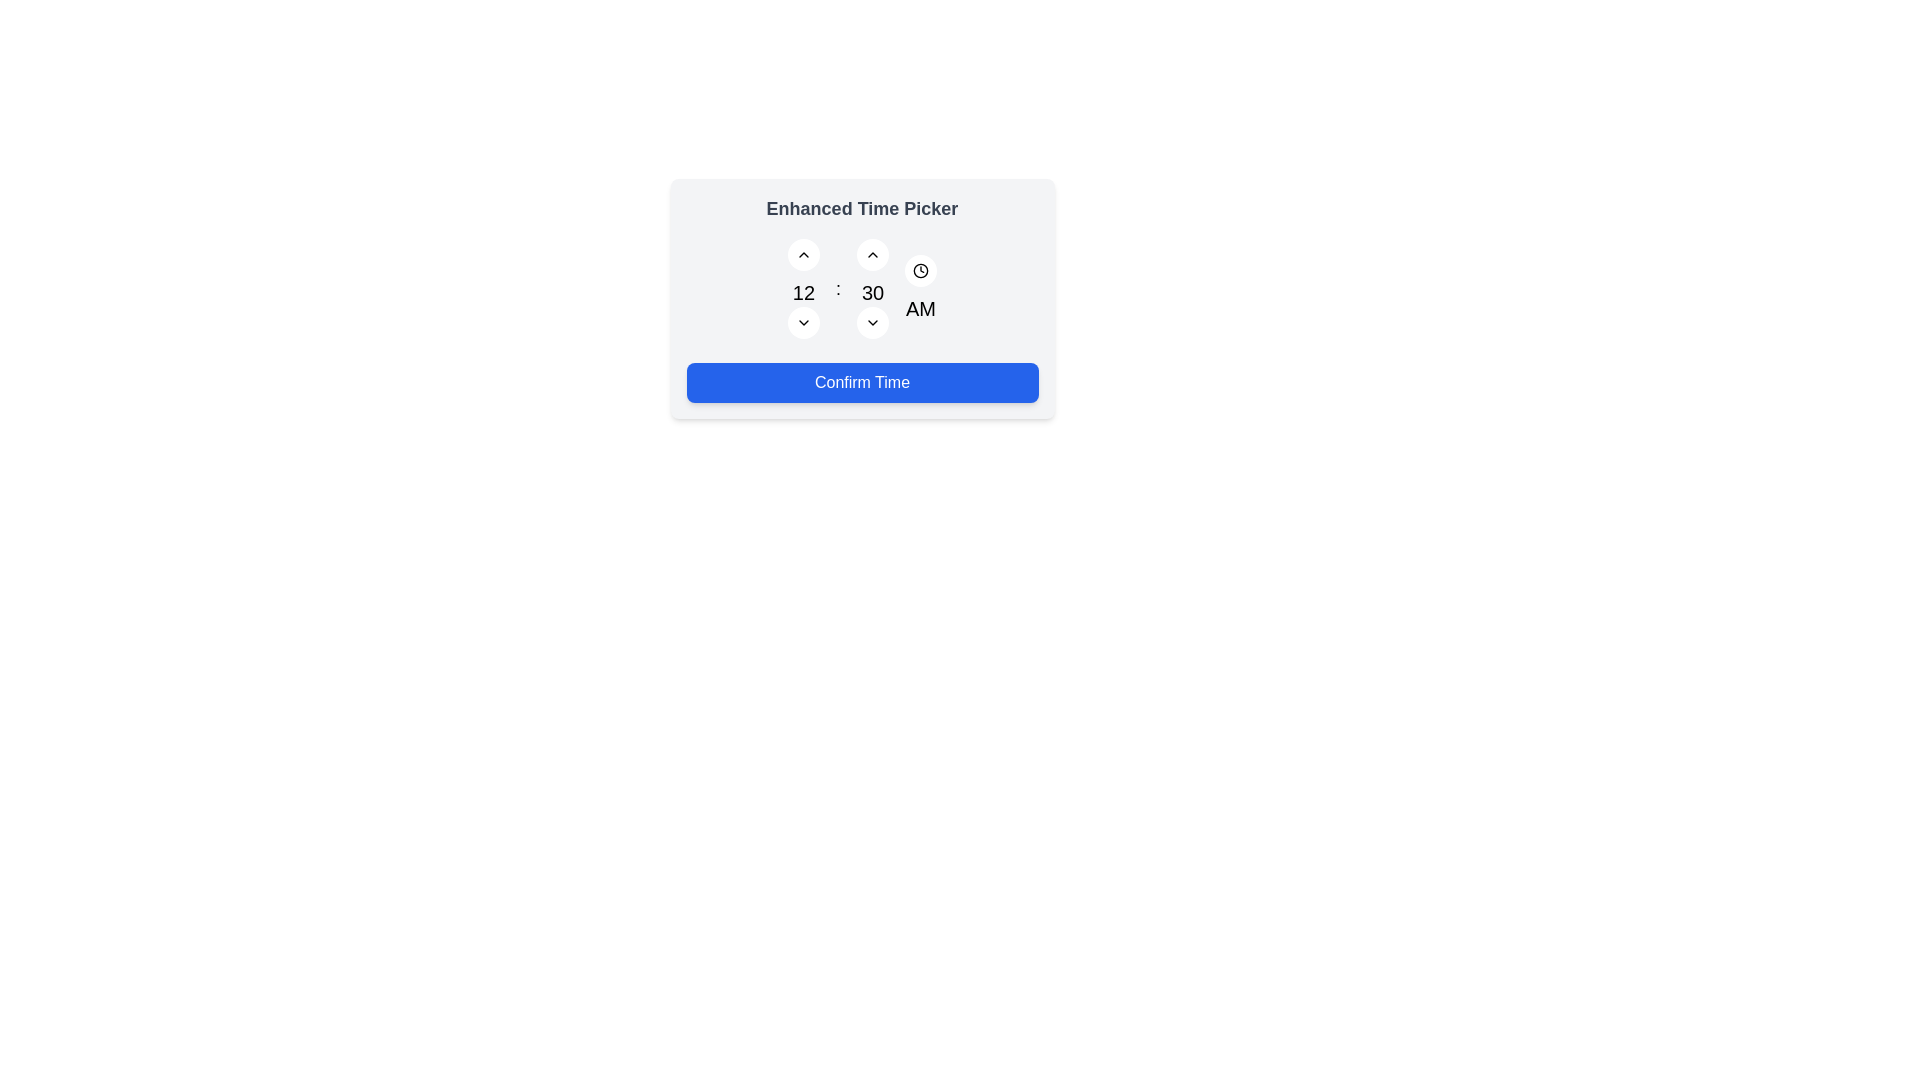  Describe the element at coordinates (920, 308) in the screenshot. I see `the 'AM' text label, which is displayed in a bold, large font as part of the time selection interface below the clock icon` at that location.